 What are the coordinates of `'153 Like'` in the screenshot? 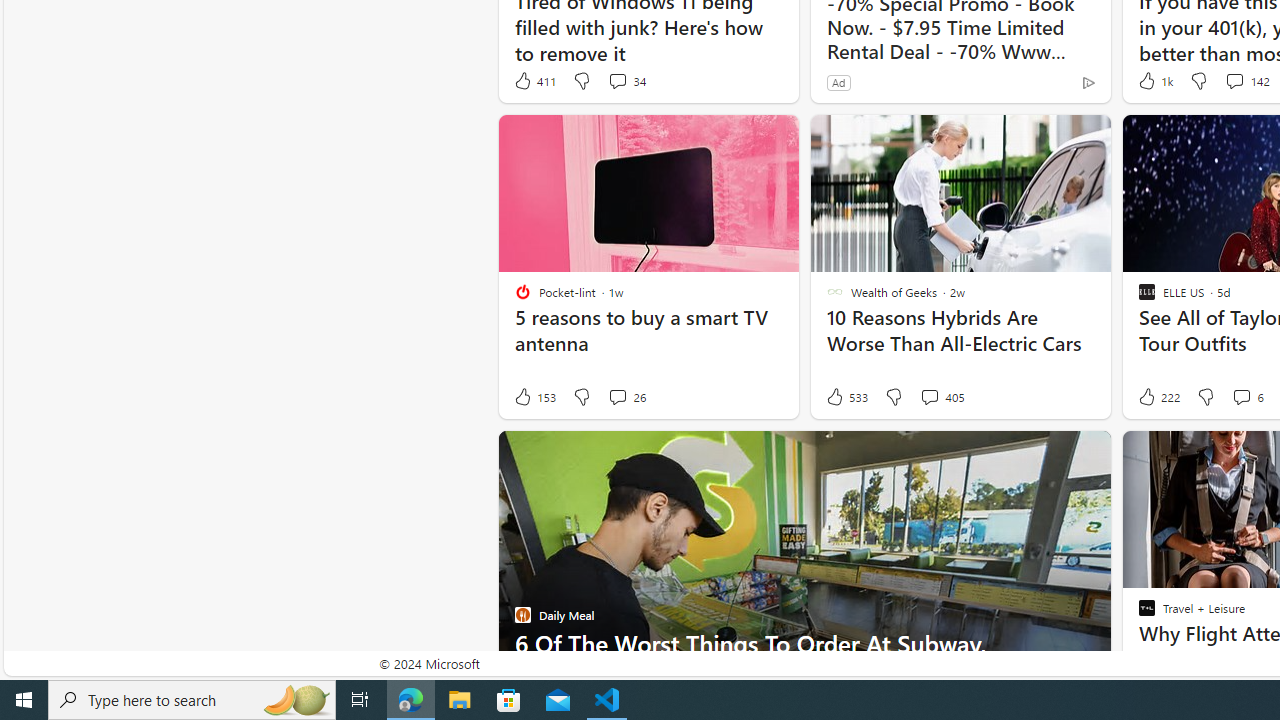 It's located at (534, 397).